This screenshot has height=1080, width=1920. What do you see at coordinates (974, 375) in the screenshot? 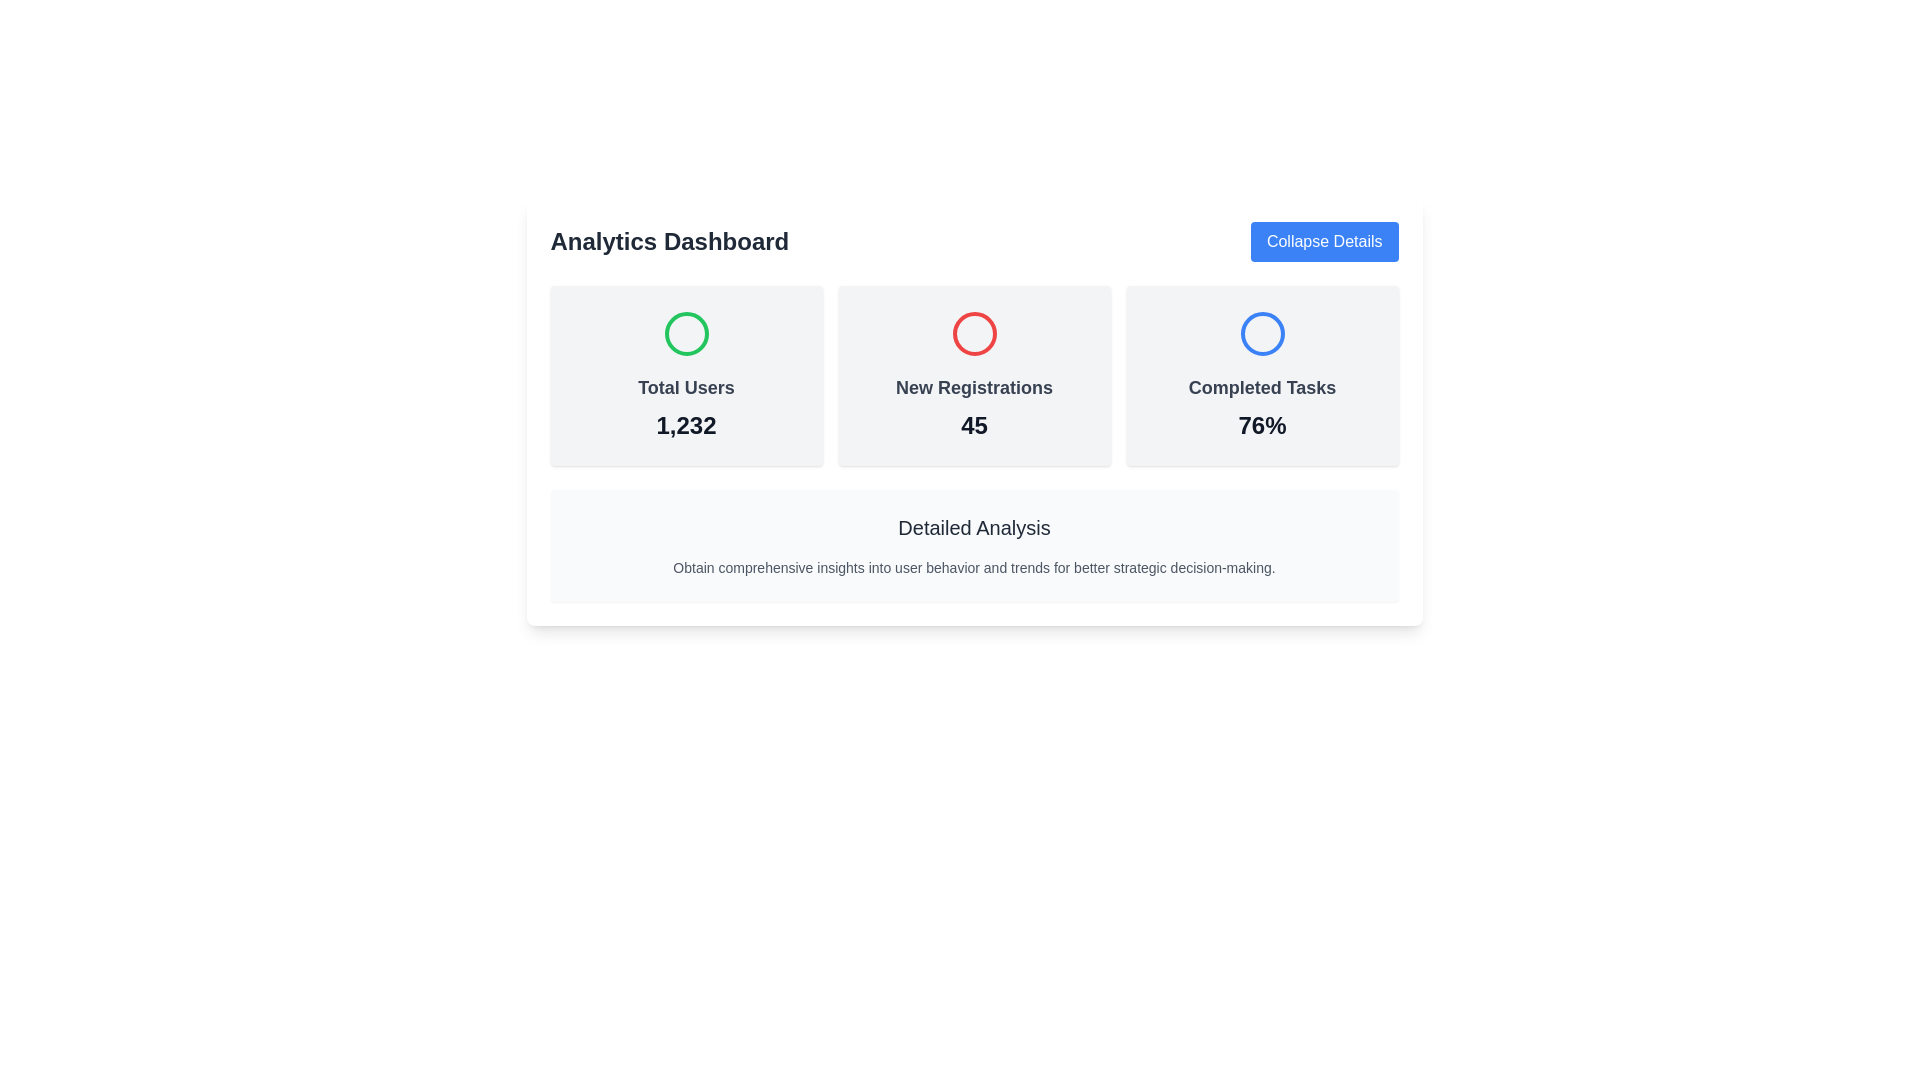
I see `the Dashboard summary card displaying 'New Registrations' with a bold number '45' at the bottom, which is the second card in a row of three cards` at bounding box center [974, 375].